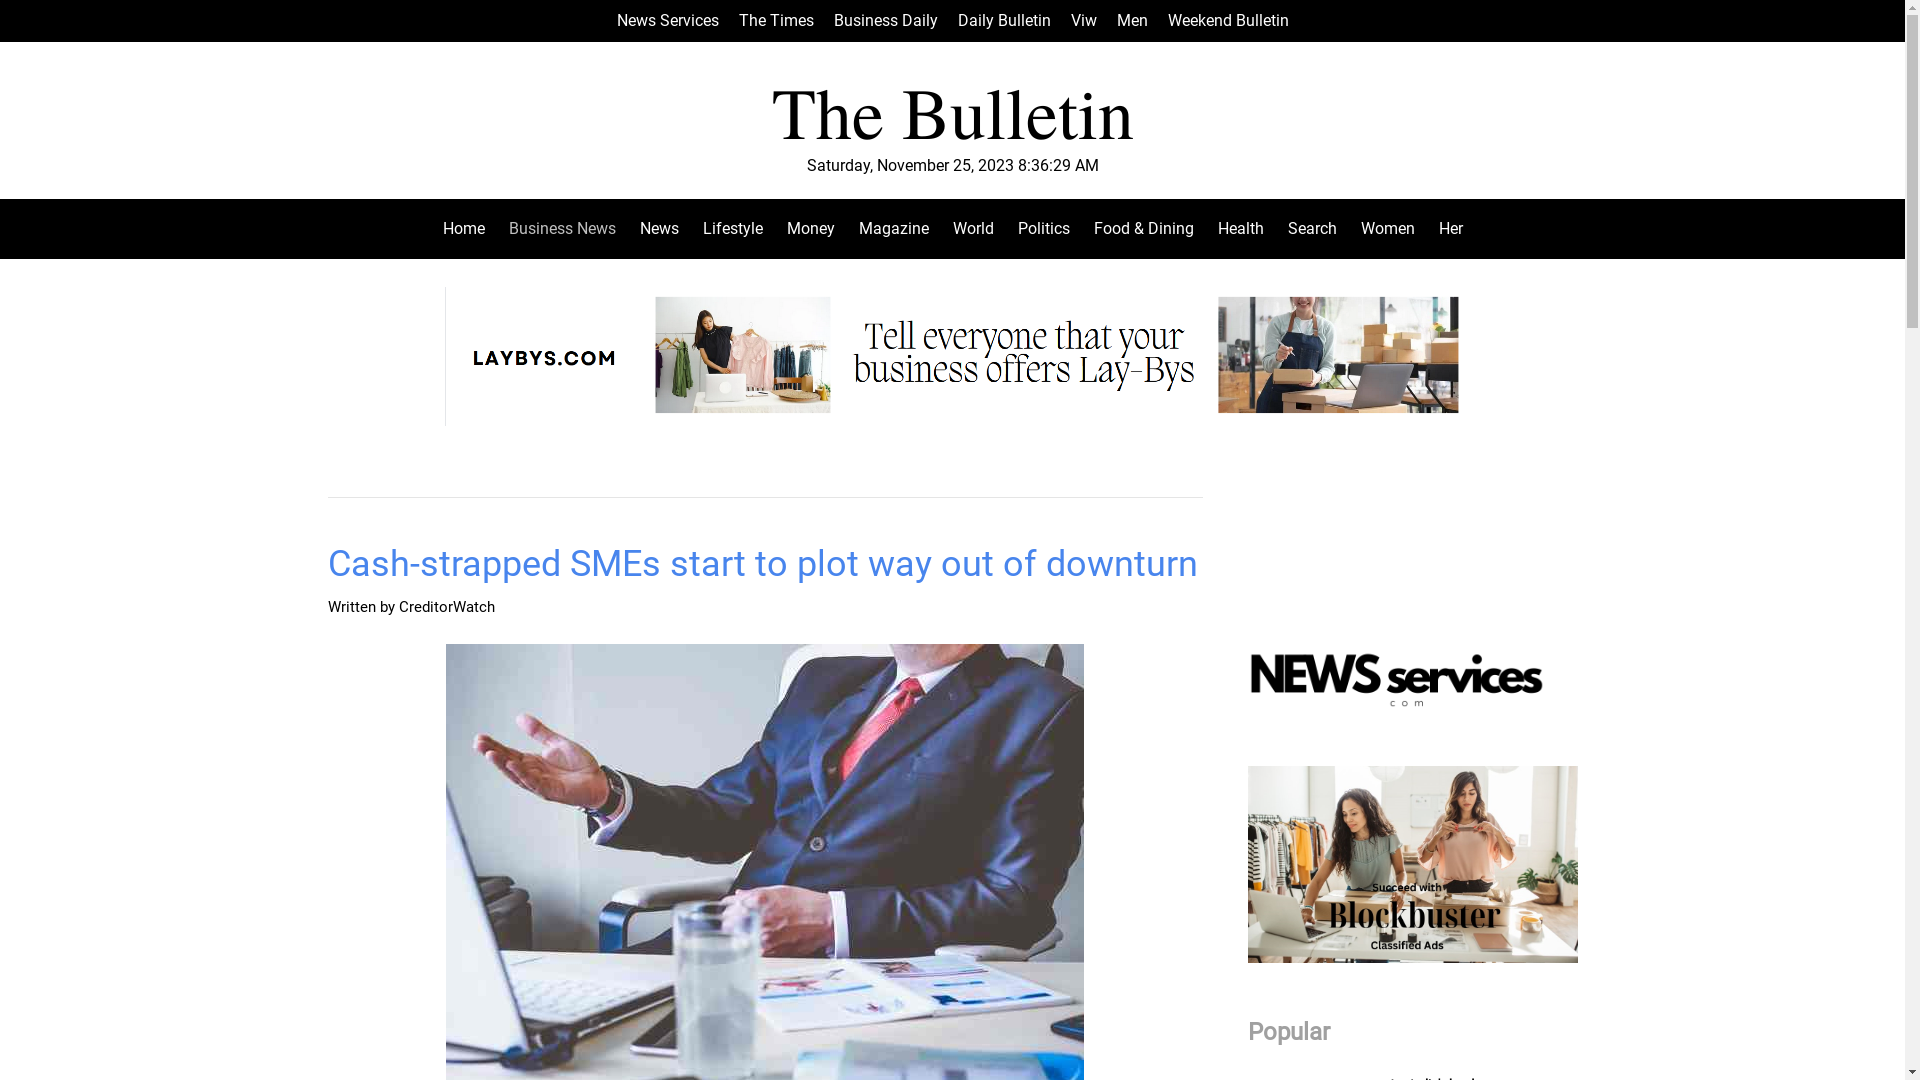 This screenshot has height=1080, width=1920. Describe the element at coordinates (1143, 227) in the screenshot. I see `'Food & Dining'` at that location.